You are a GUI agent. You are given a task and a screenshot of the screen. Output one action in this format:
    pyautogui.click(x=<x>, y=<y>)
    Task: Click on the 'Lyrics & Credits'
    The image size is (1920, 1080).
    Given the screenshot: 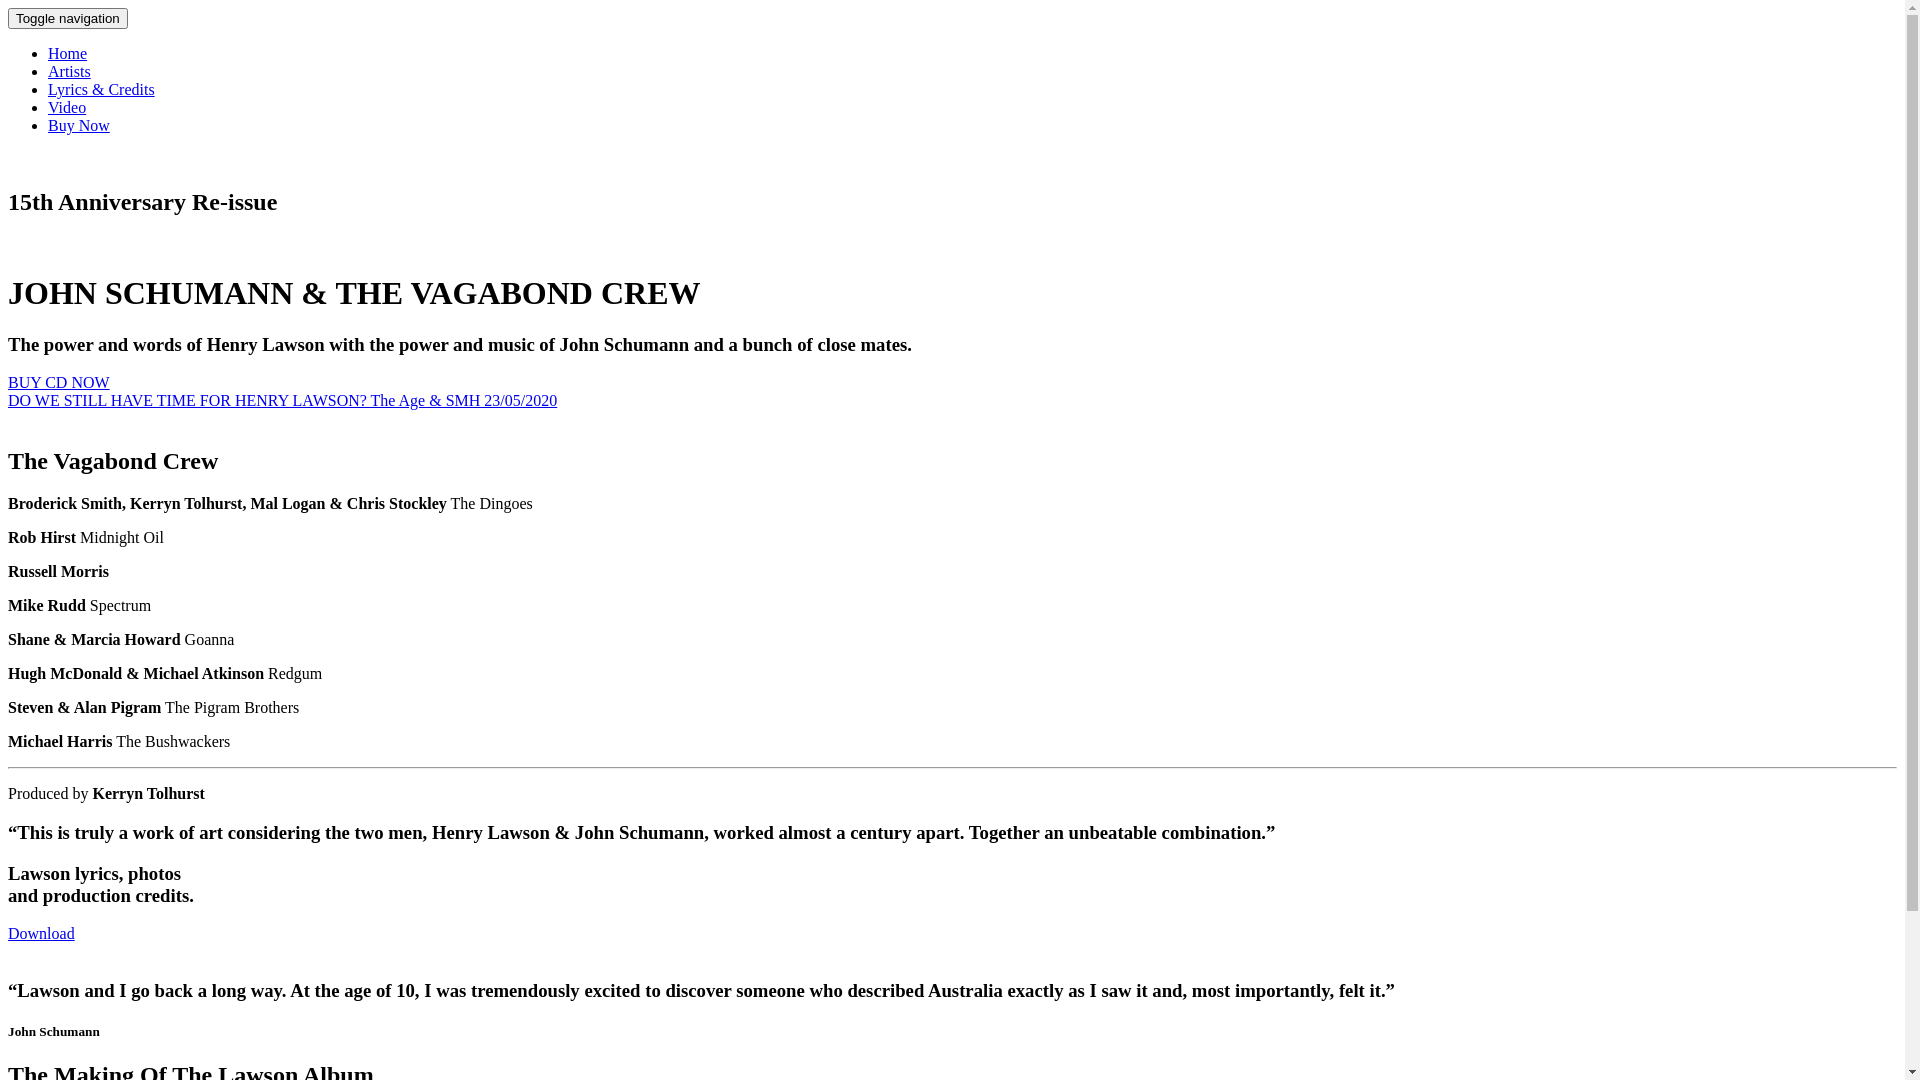 What is the action you would take?
    pyautogui.click(x=100, y=88)
    